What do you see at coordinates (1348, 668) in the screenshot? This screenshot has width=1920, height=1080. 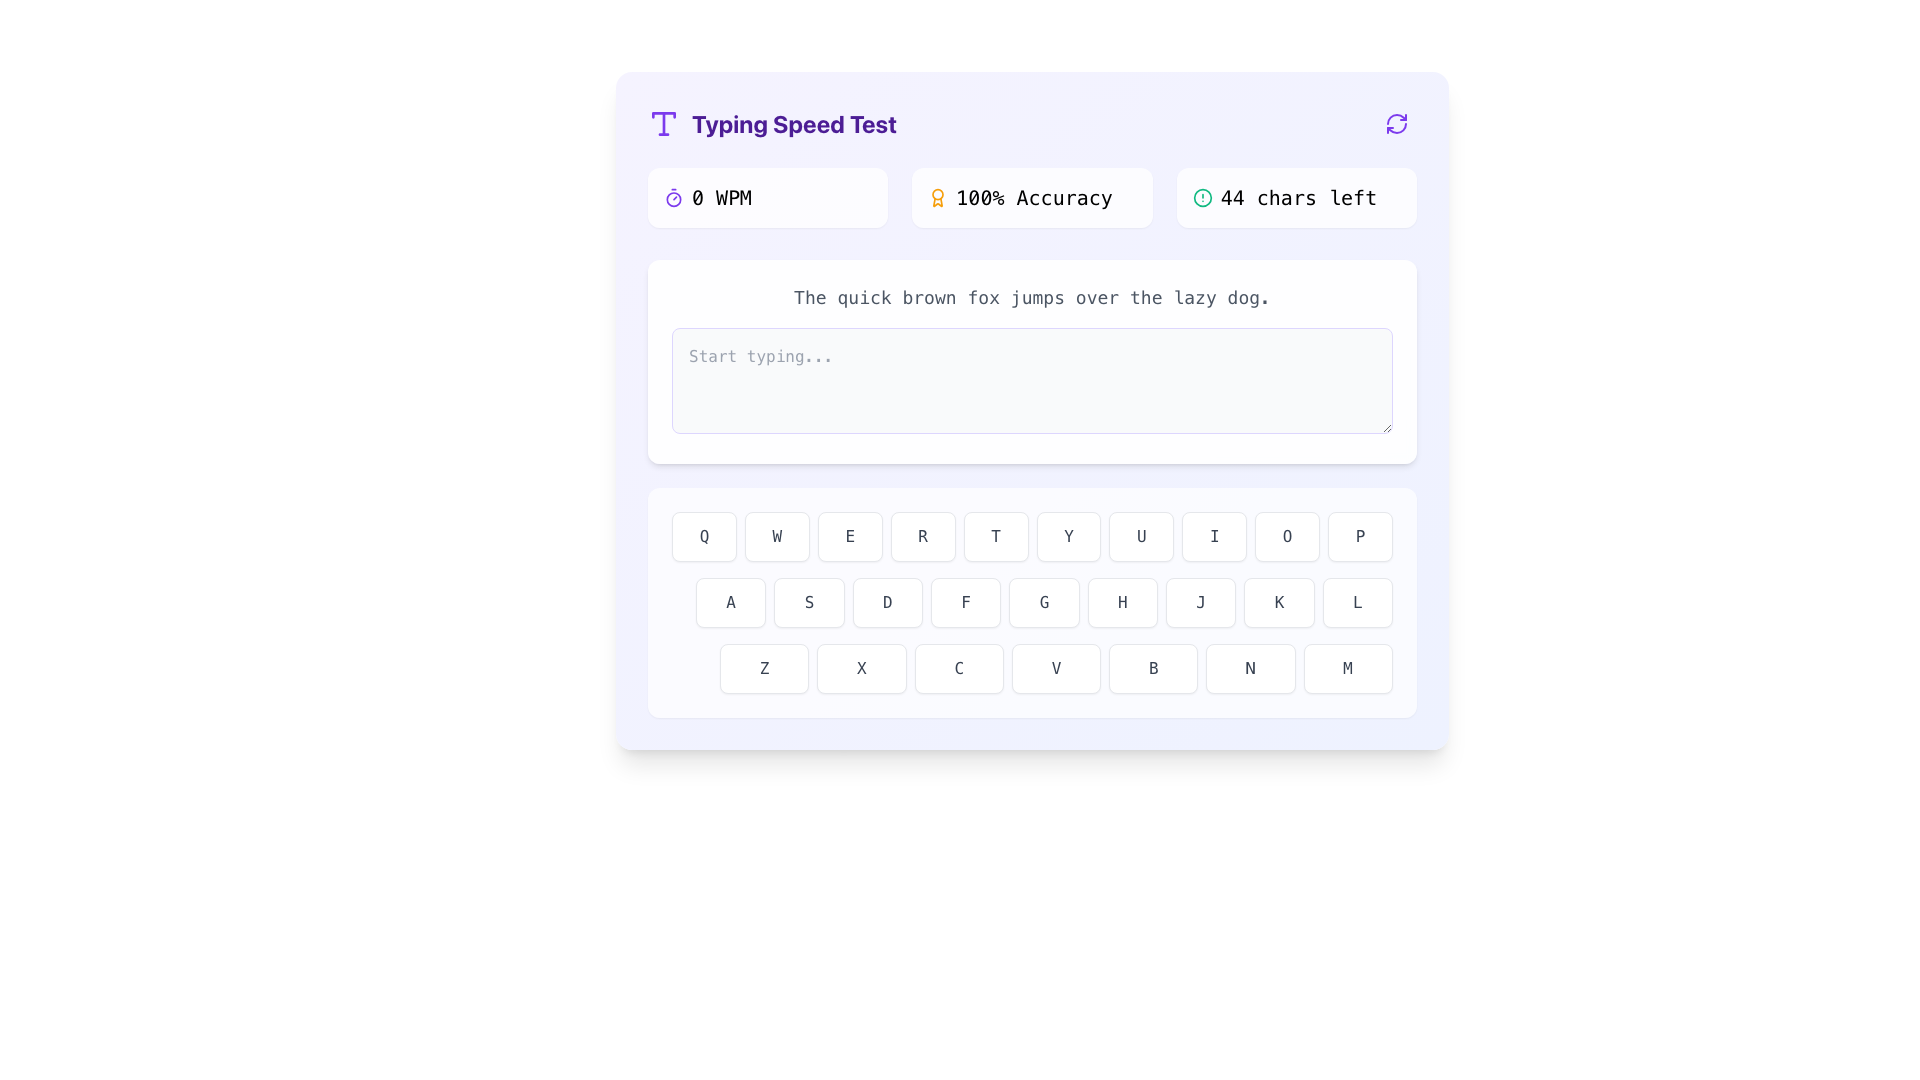 I see `the 'M' key in the virtual keyboard layout, which is the last key on the bottom-most row` at bounding box center [1348, 668].